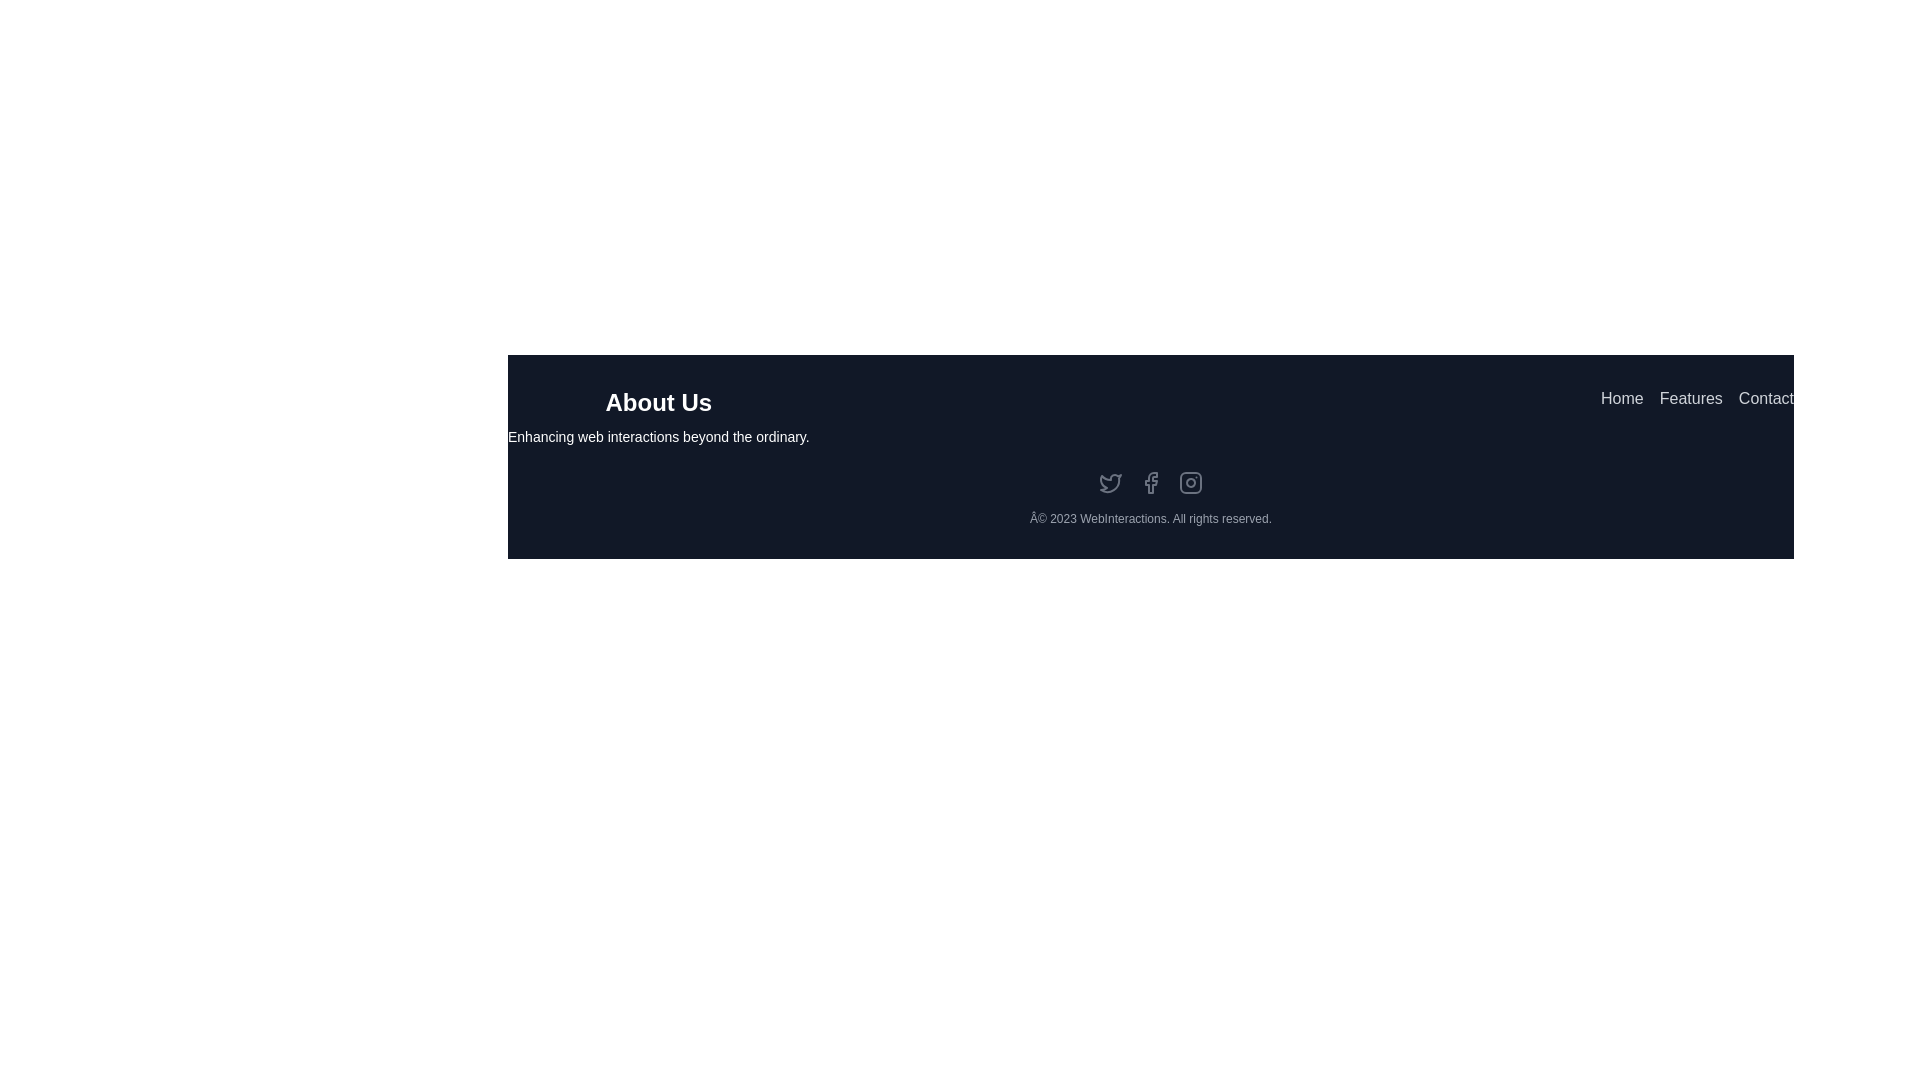  I want to click on the square-shaped dark icon with rounded corners located in the footer section of the interface, so click(1190, 482).